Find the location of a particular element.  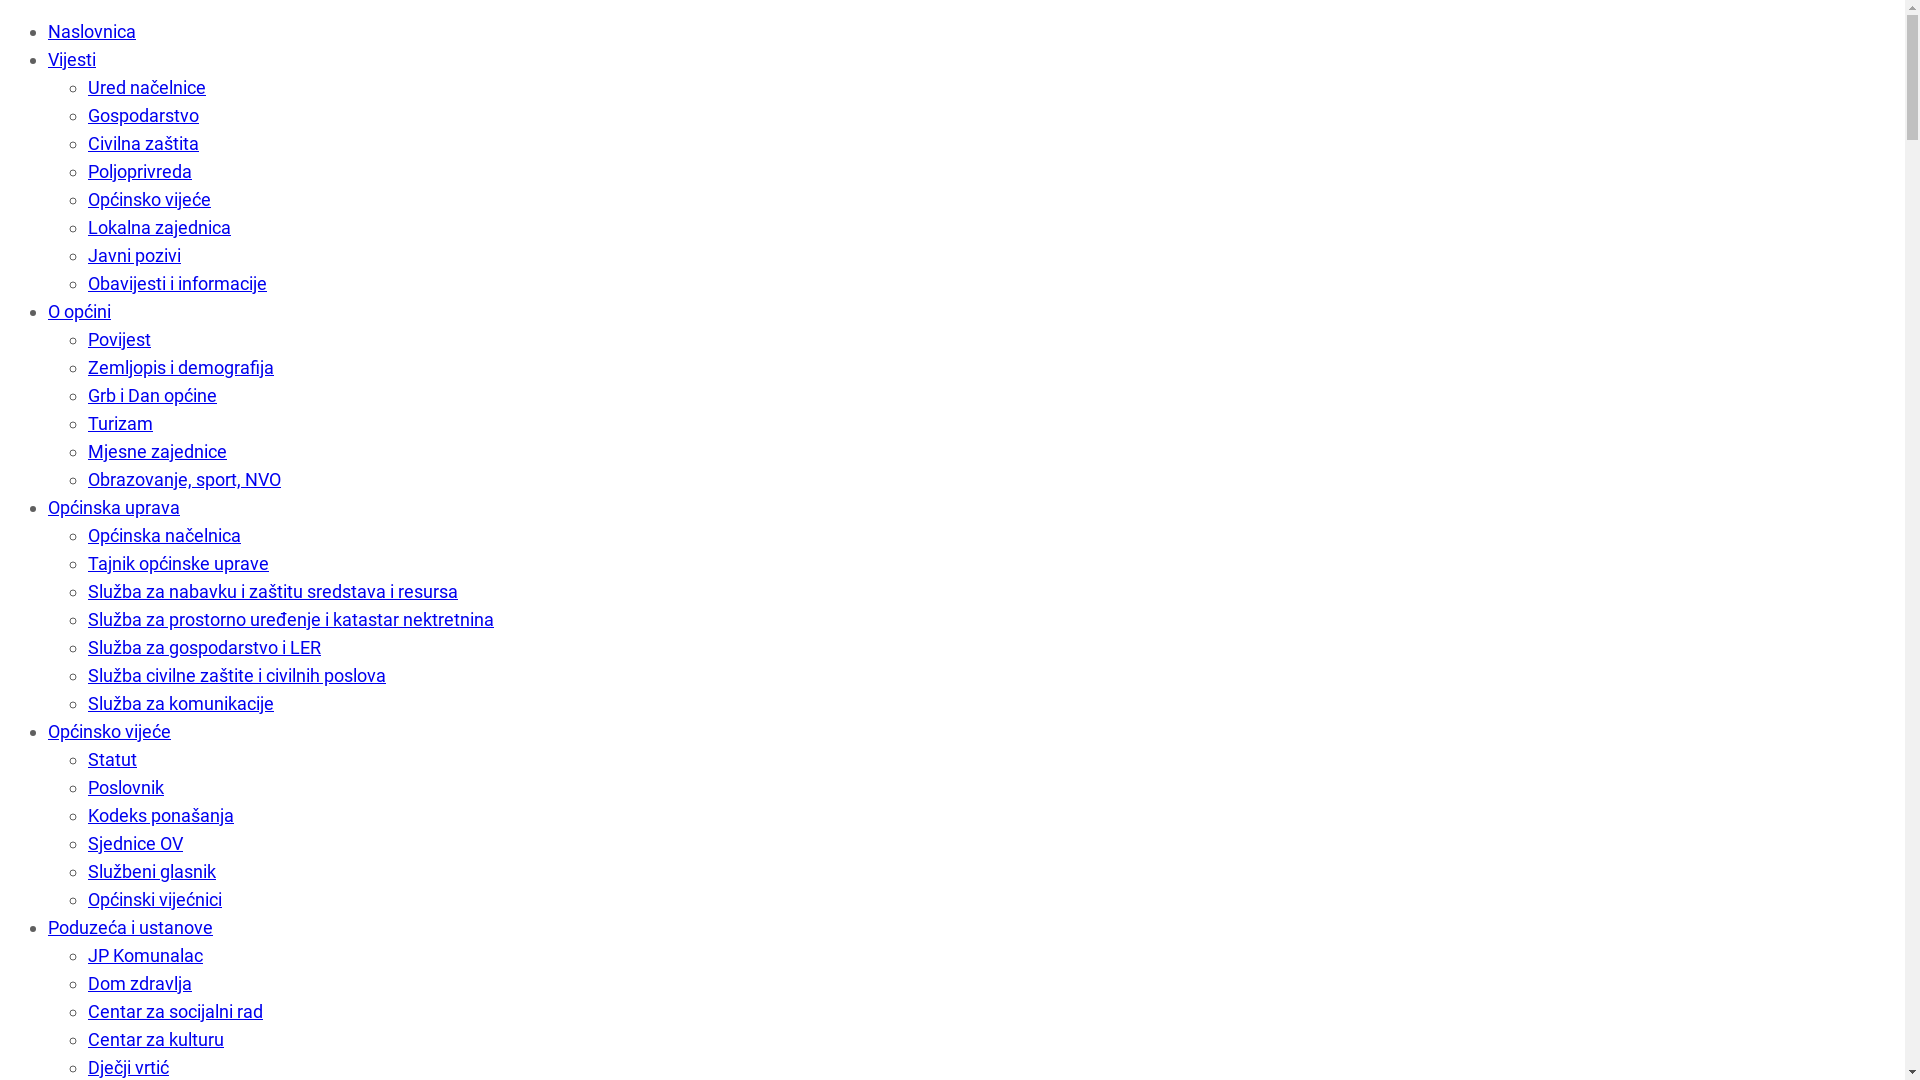

'Centar za kulturu' is located at coordinates (155, 1038).